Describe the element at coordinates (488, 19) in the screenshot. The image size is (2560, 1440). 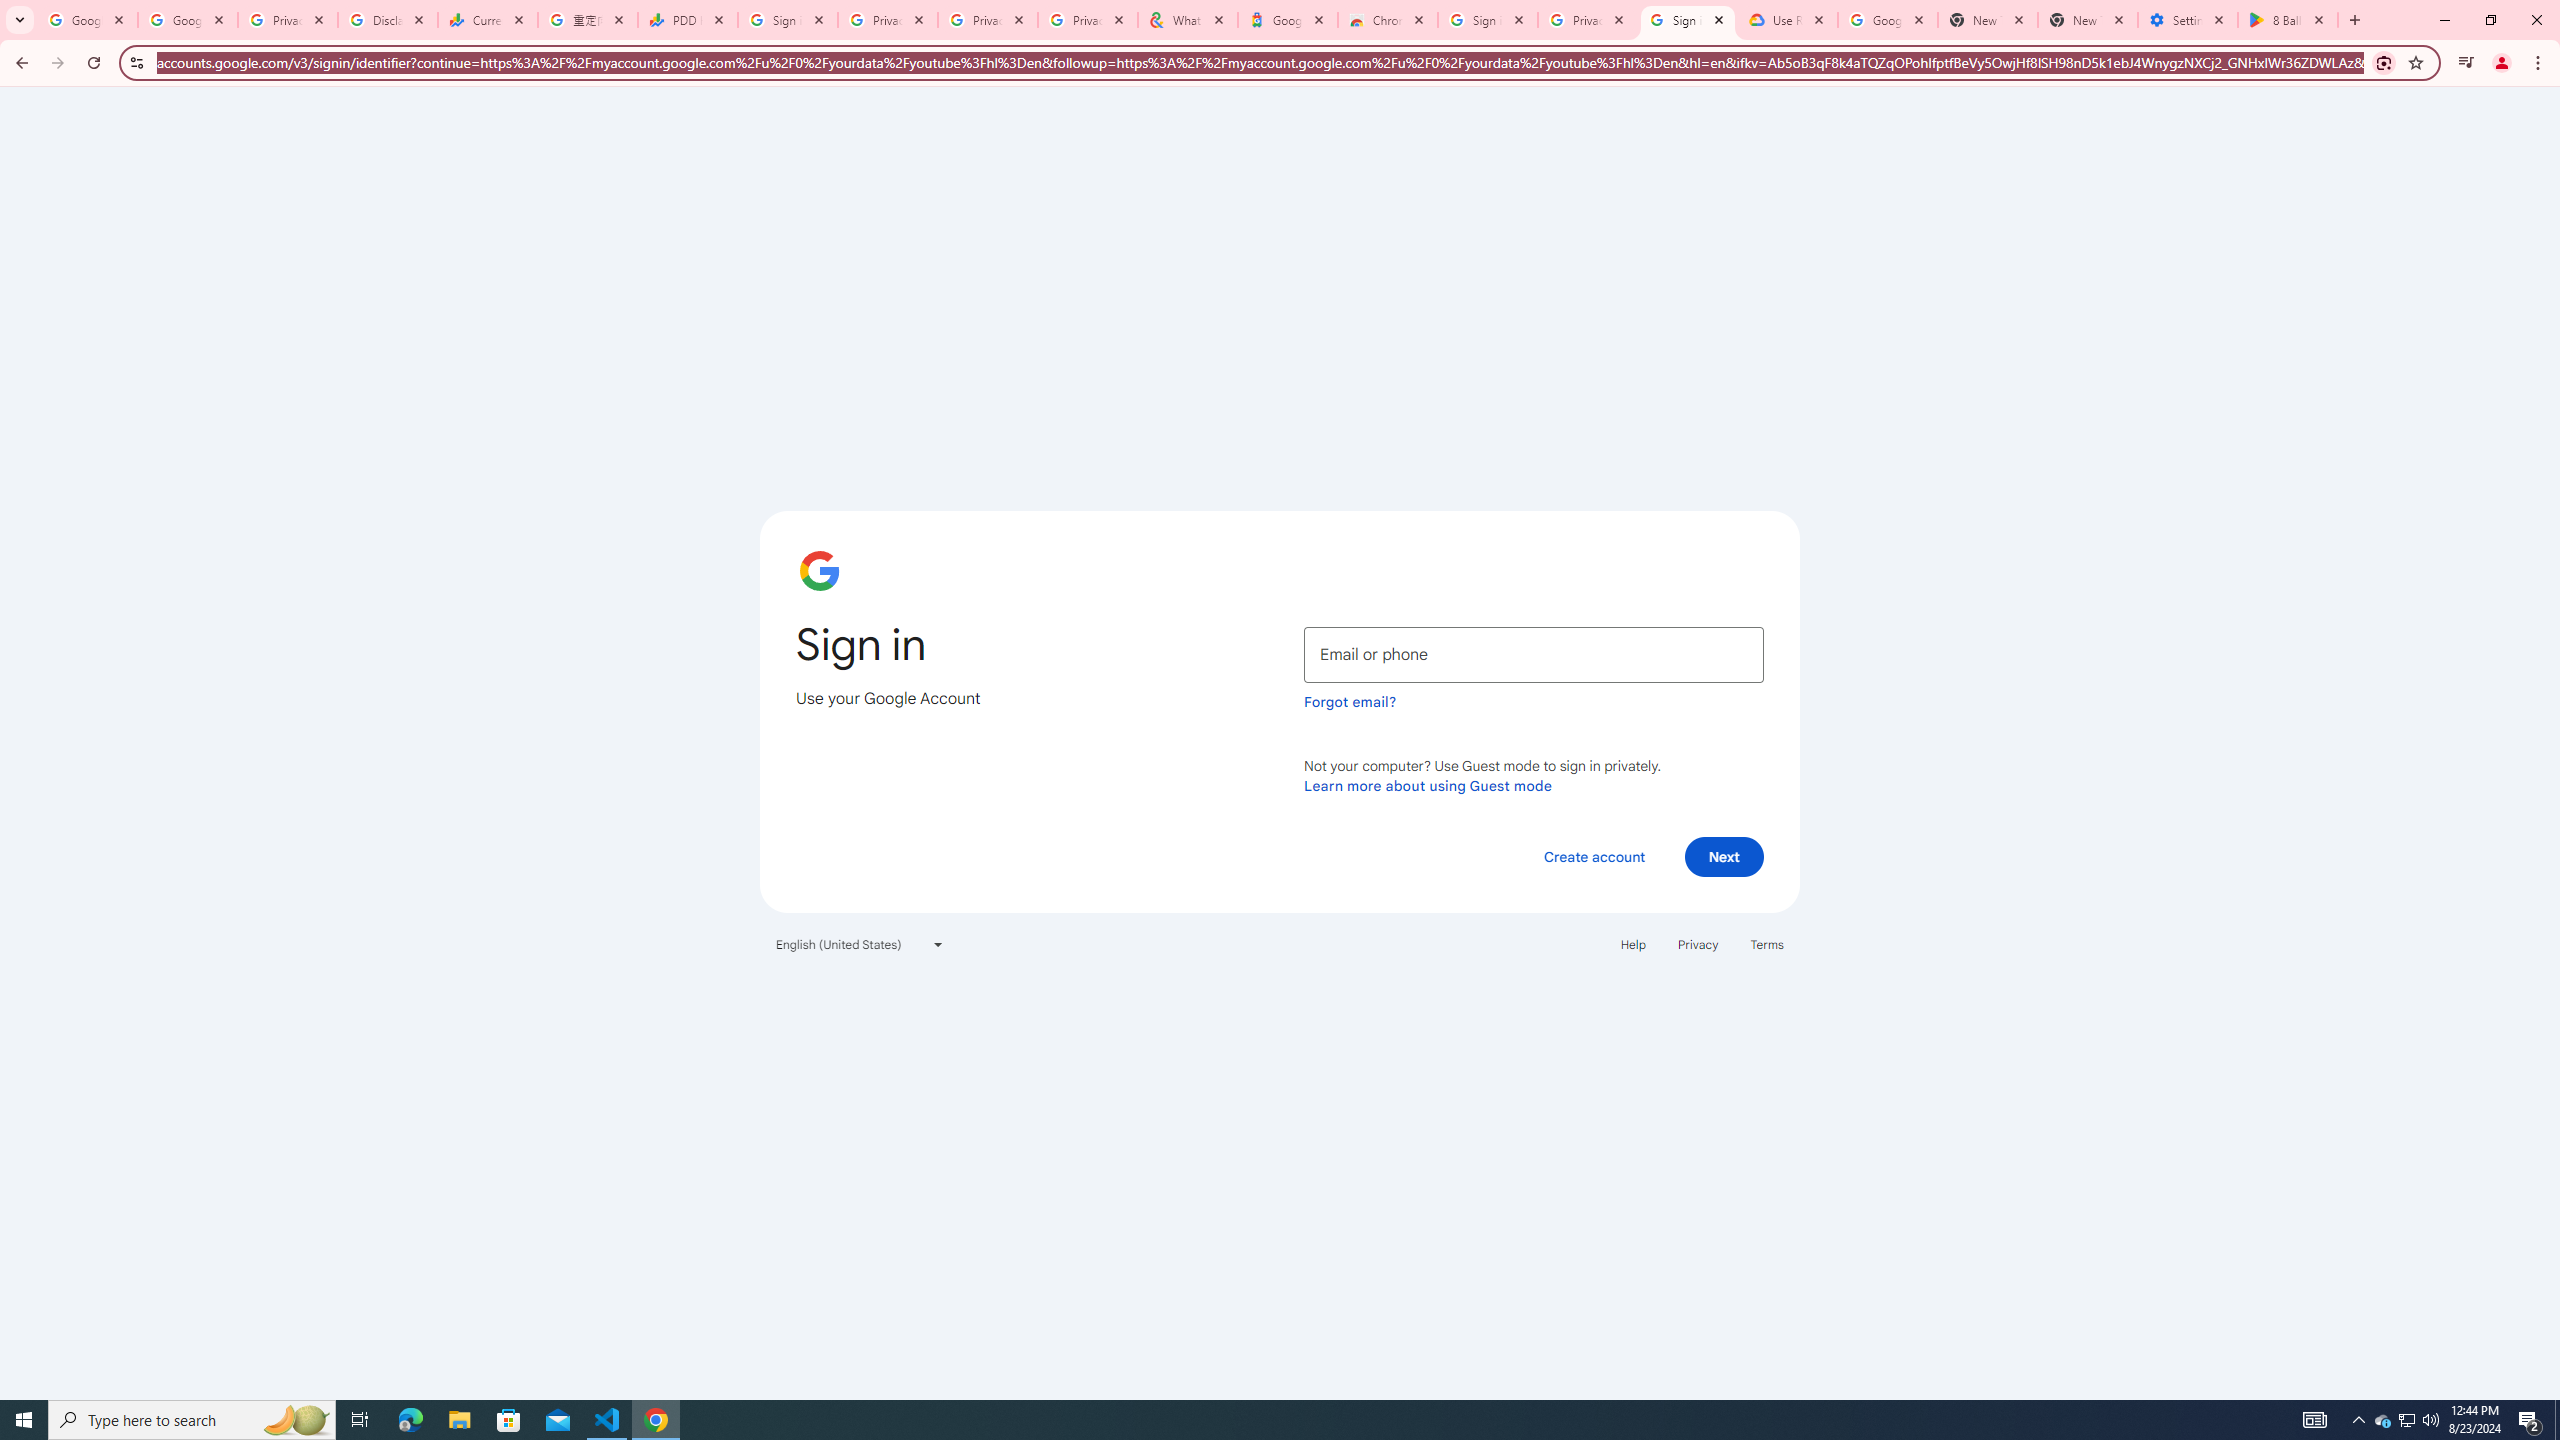
I see `'Currencies - Google Finance'` at that location.